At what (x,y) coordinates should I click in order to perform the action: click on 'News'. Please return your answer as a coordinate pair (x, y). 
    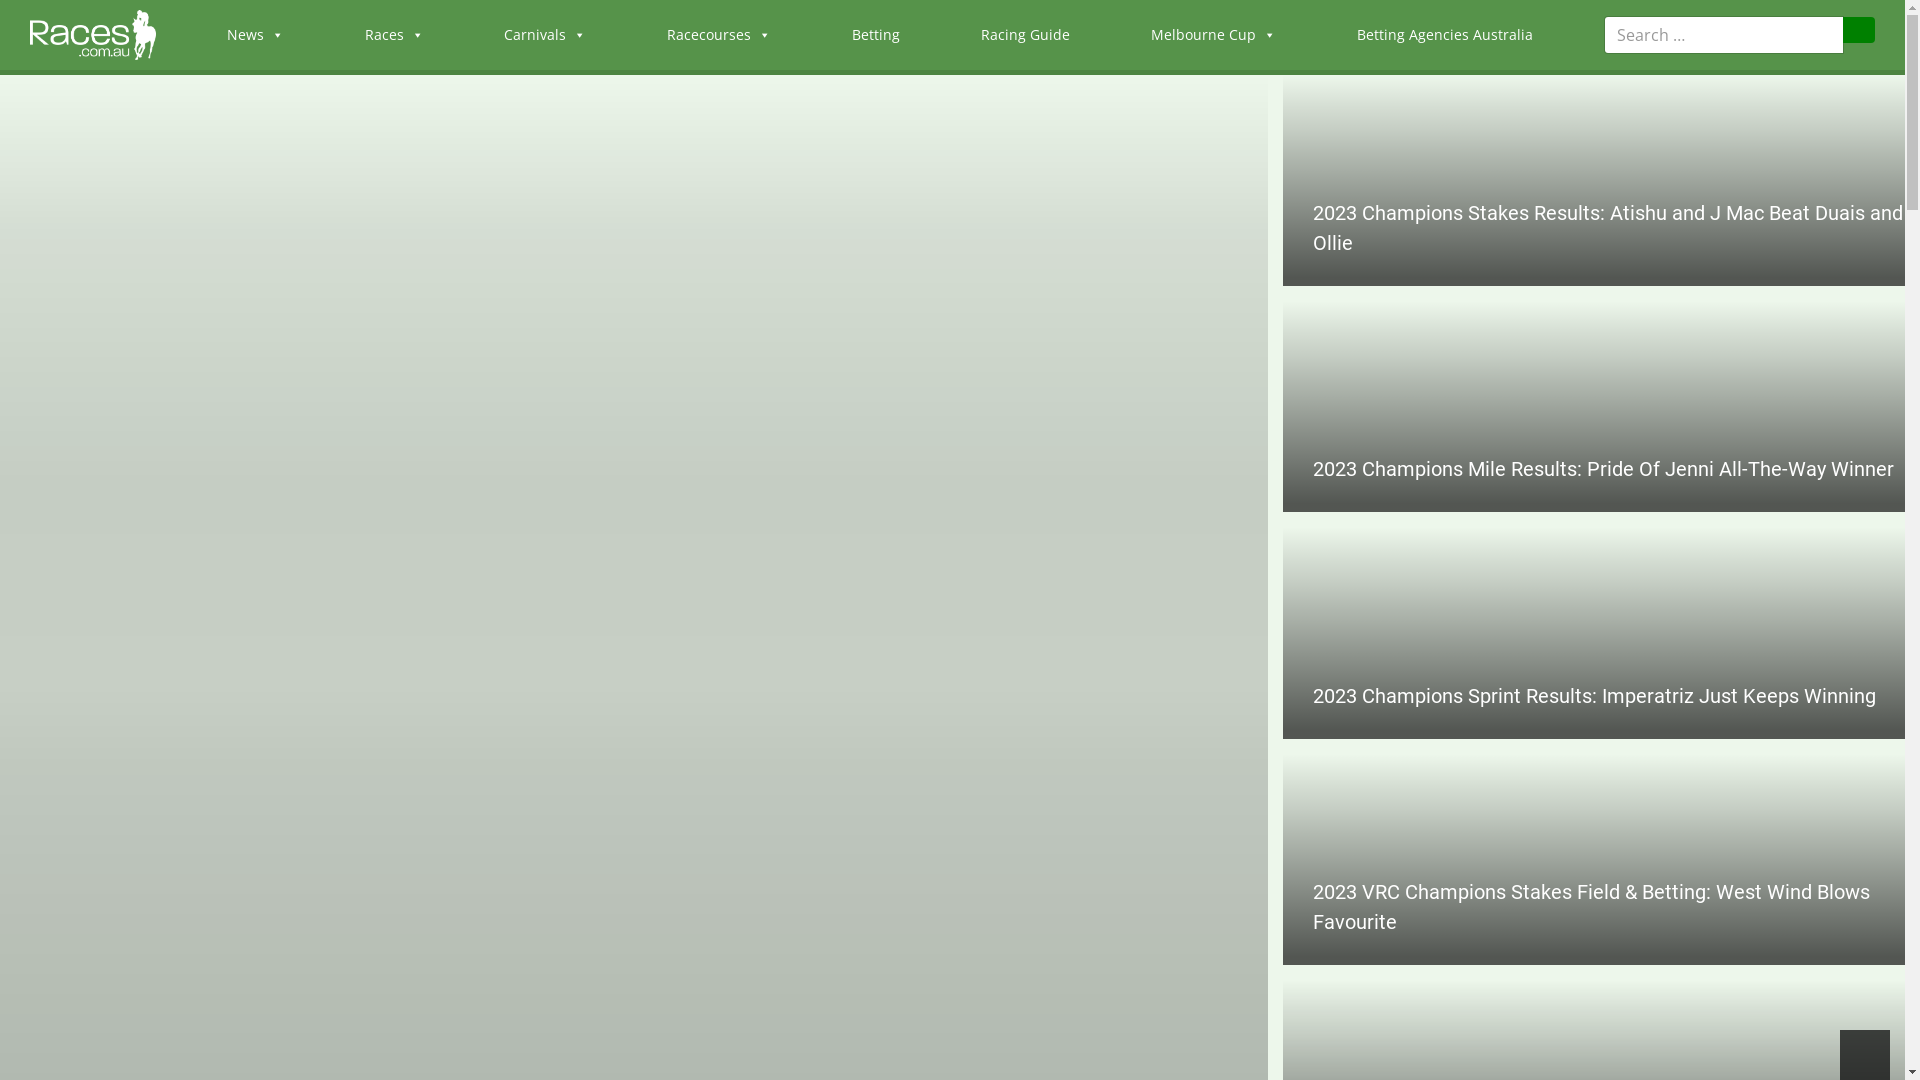
    Looking at the image, I should click on (254, 34).